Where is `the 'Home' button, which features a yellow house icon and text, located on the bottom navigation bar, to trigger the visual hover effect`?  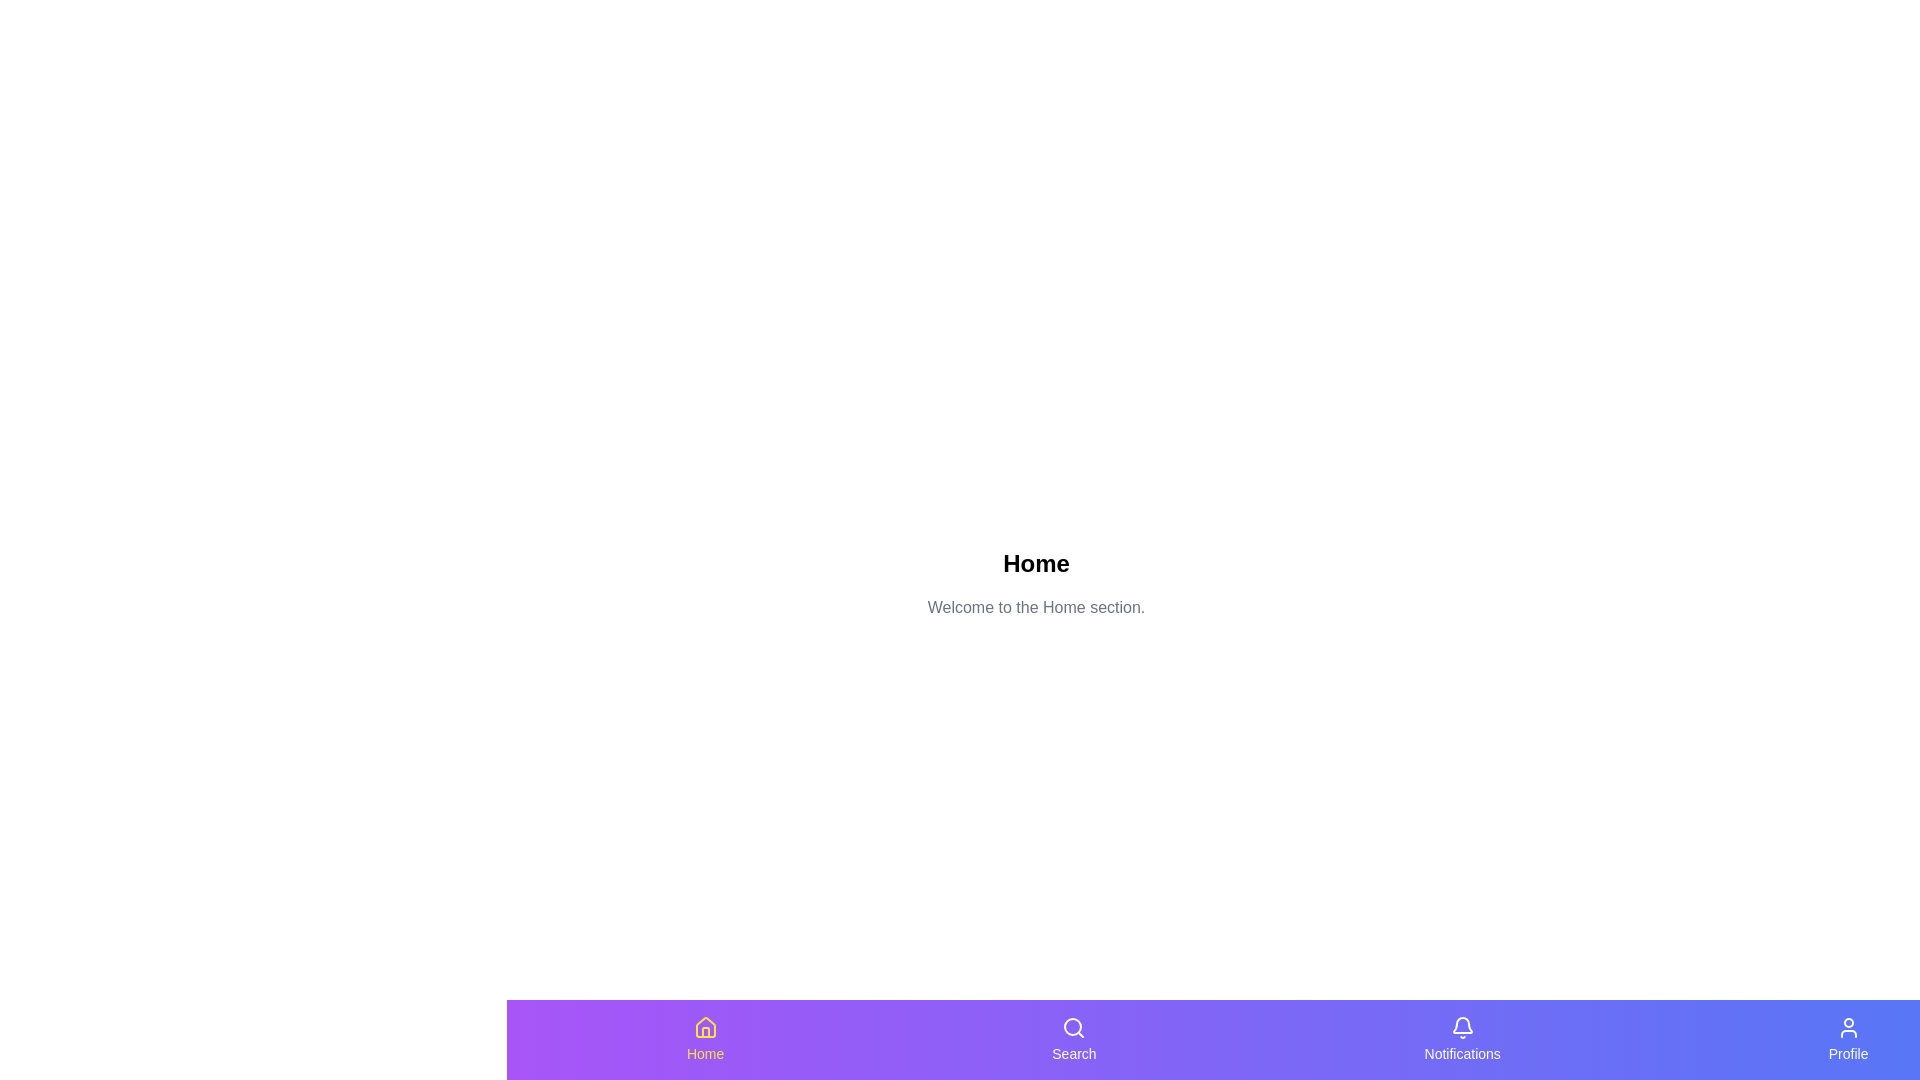 the 'Home' button, which features a yellow house icon and text, located on the bottom navigation bar, to trigger the visual hover effect is located at coordinates (705, 1039).